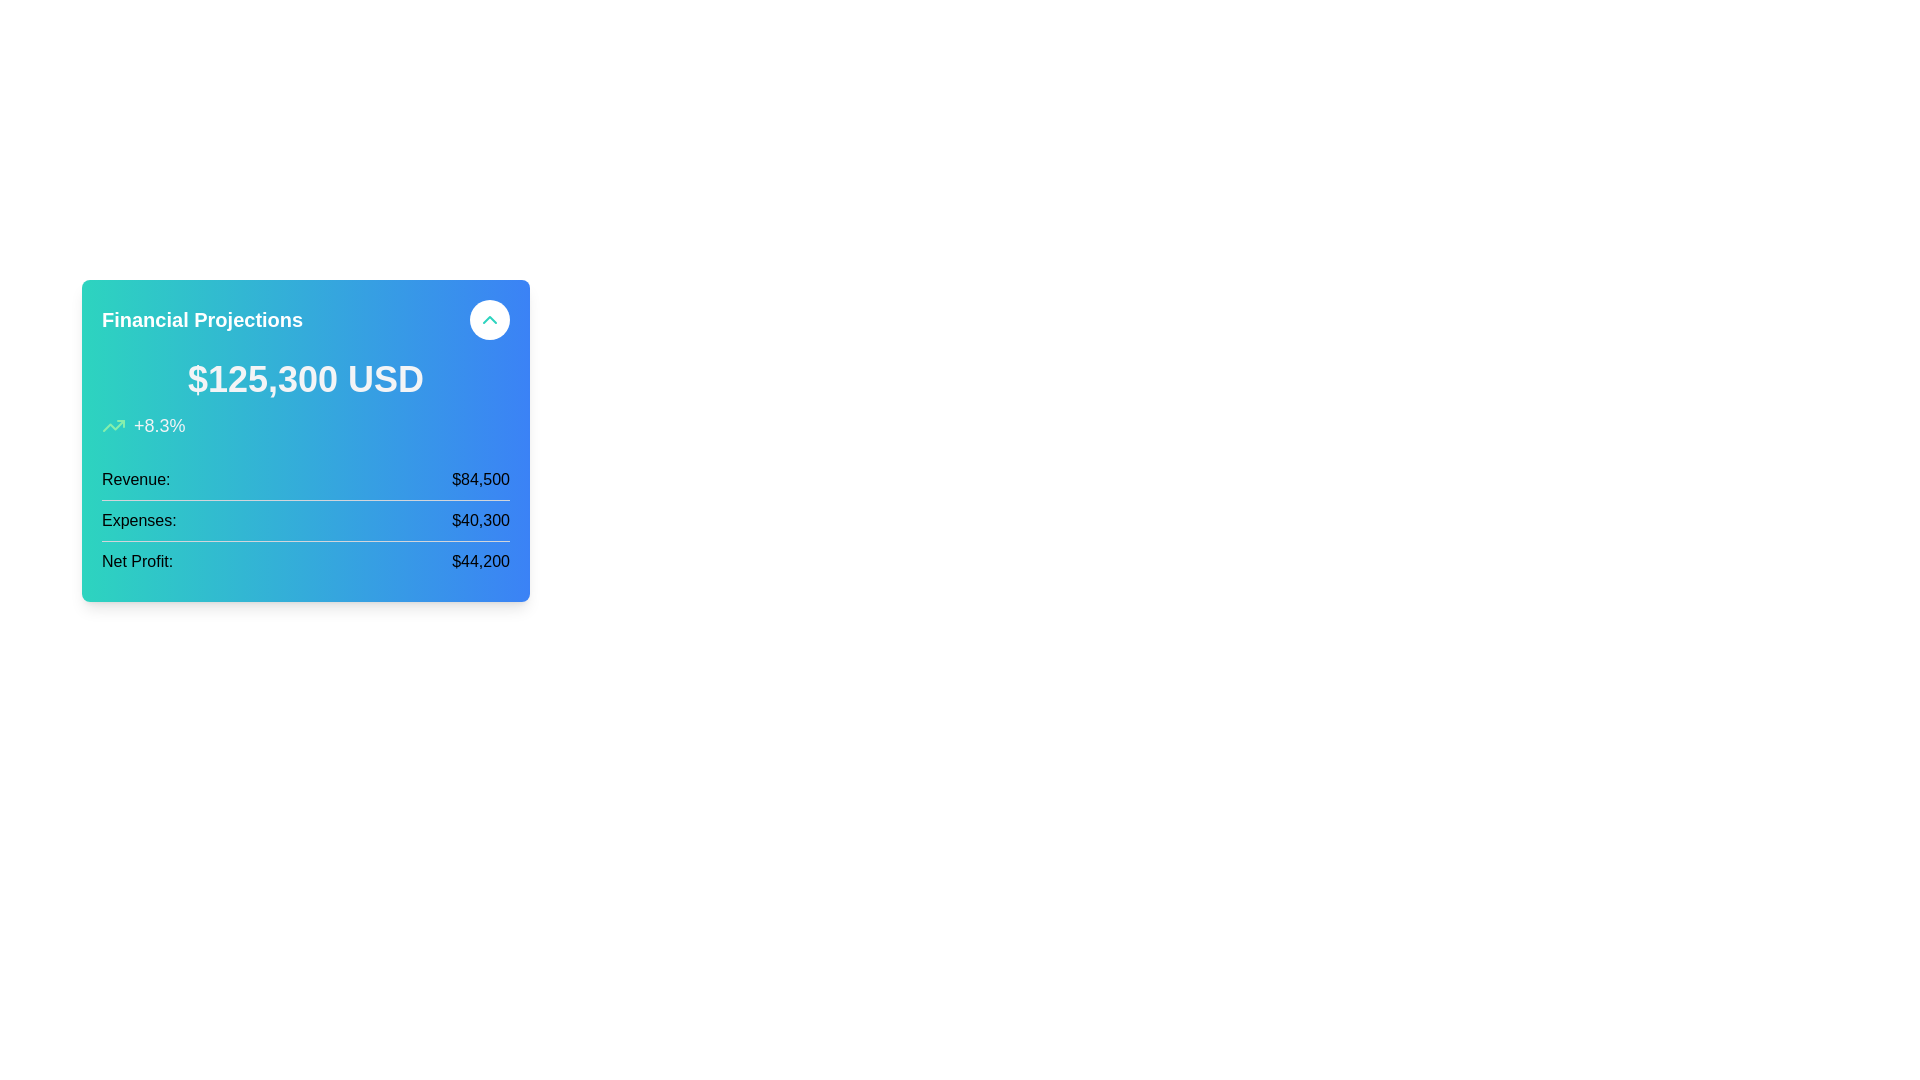  Describe the element at coordinates (305, 519) in the screenshot. I see `expenses amount displayed in the second row of the financial overview section, which is positioned between 'Revenue' and 'Net Profit'` at that location.